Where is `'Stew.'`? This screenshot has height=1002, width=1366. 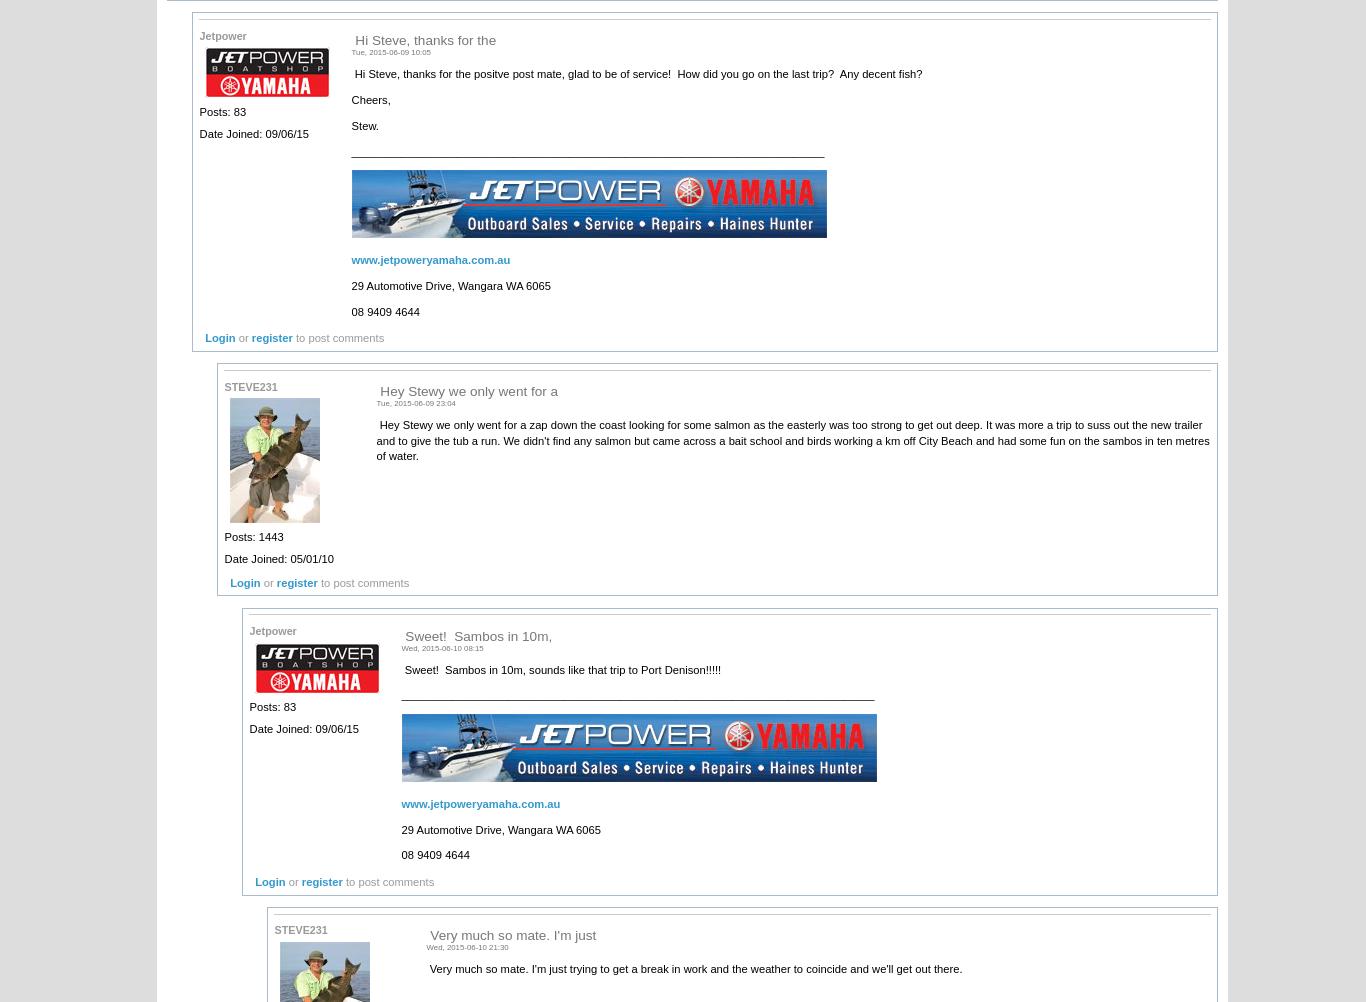 'Stew.' is located at coordinates (363, 124).